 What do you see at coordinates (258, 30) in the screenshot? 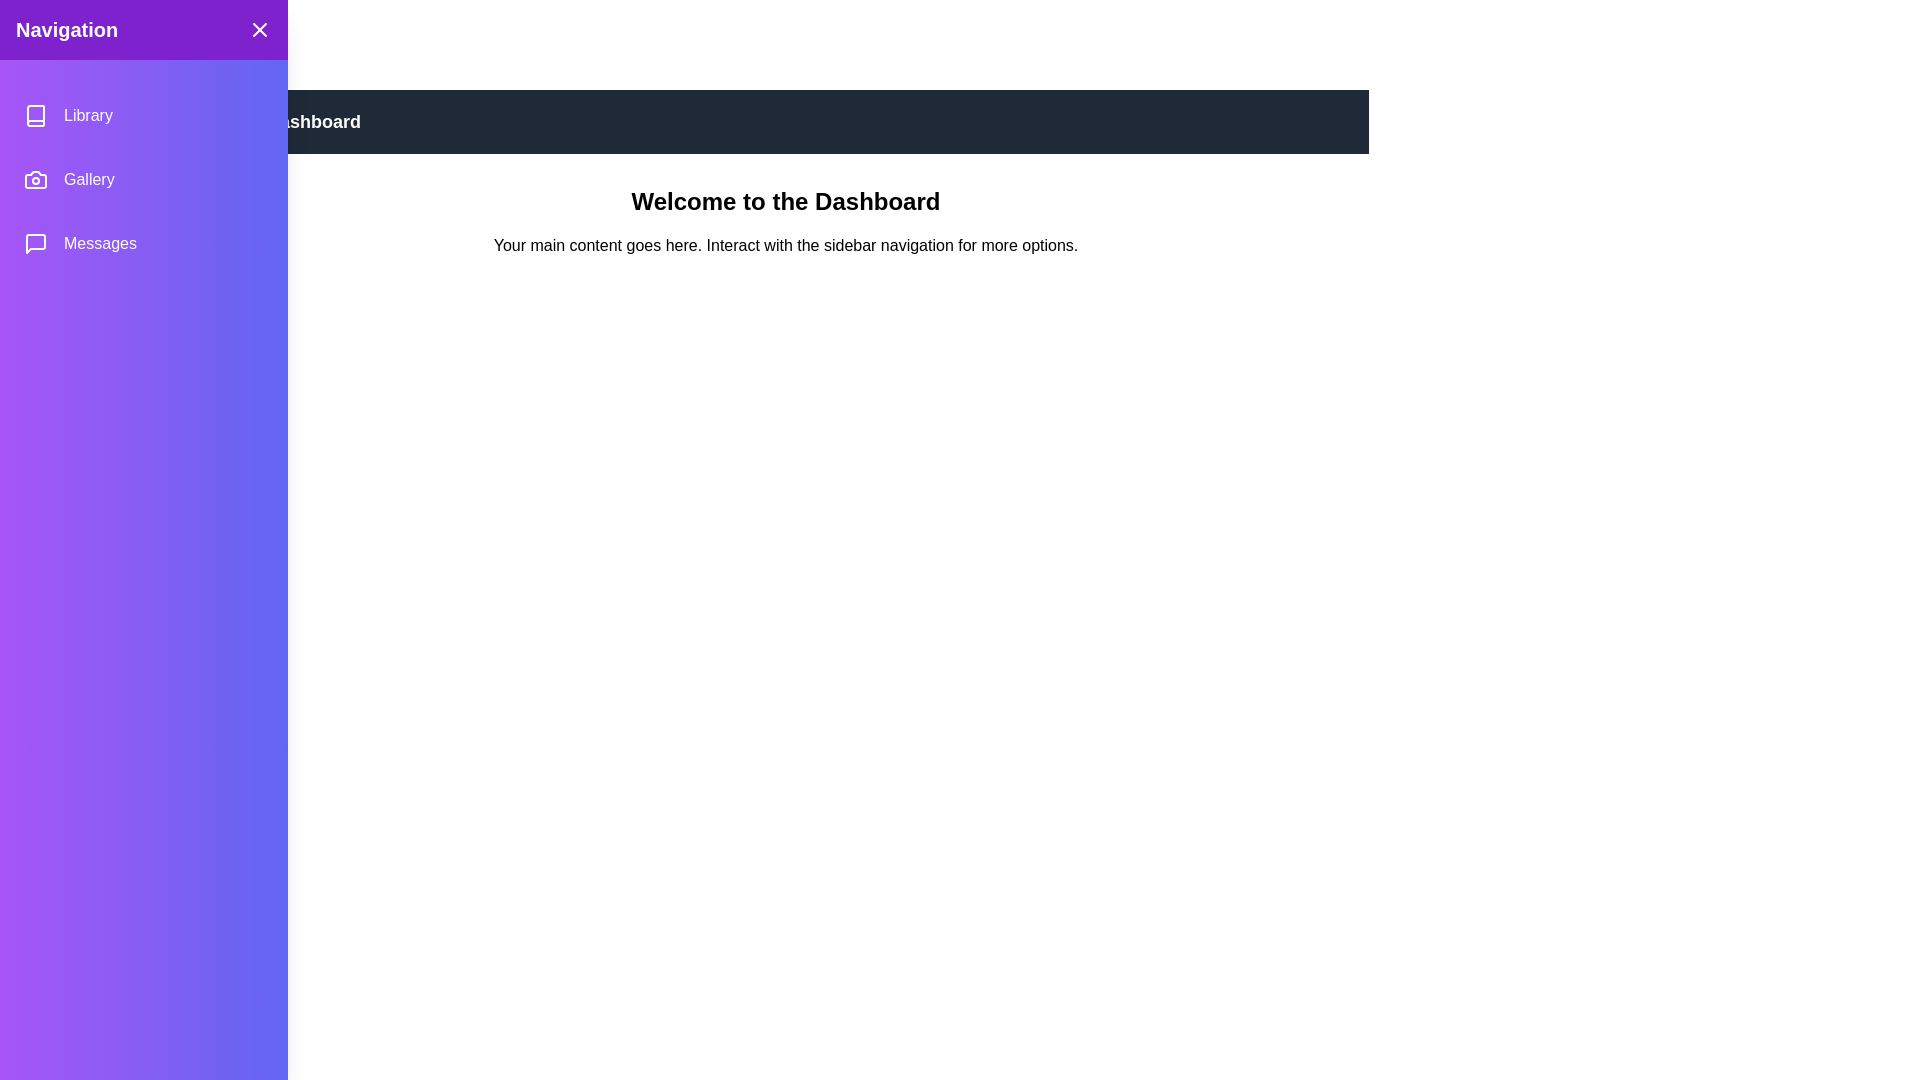
I see `the 'X' icon button located in the top-right corner of the purple navigation header to possibly see a tooltip` at bounding box center [258, 30].